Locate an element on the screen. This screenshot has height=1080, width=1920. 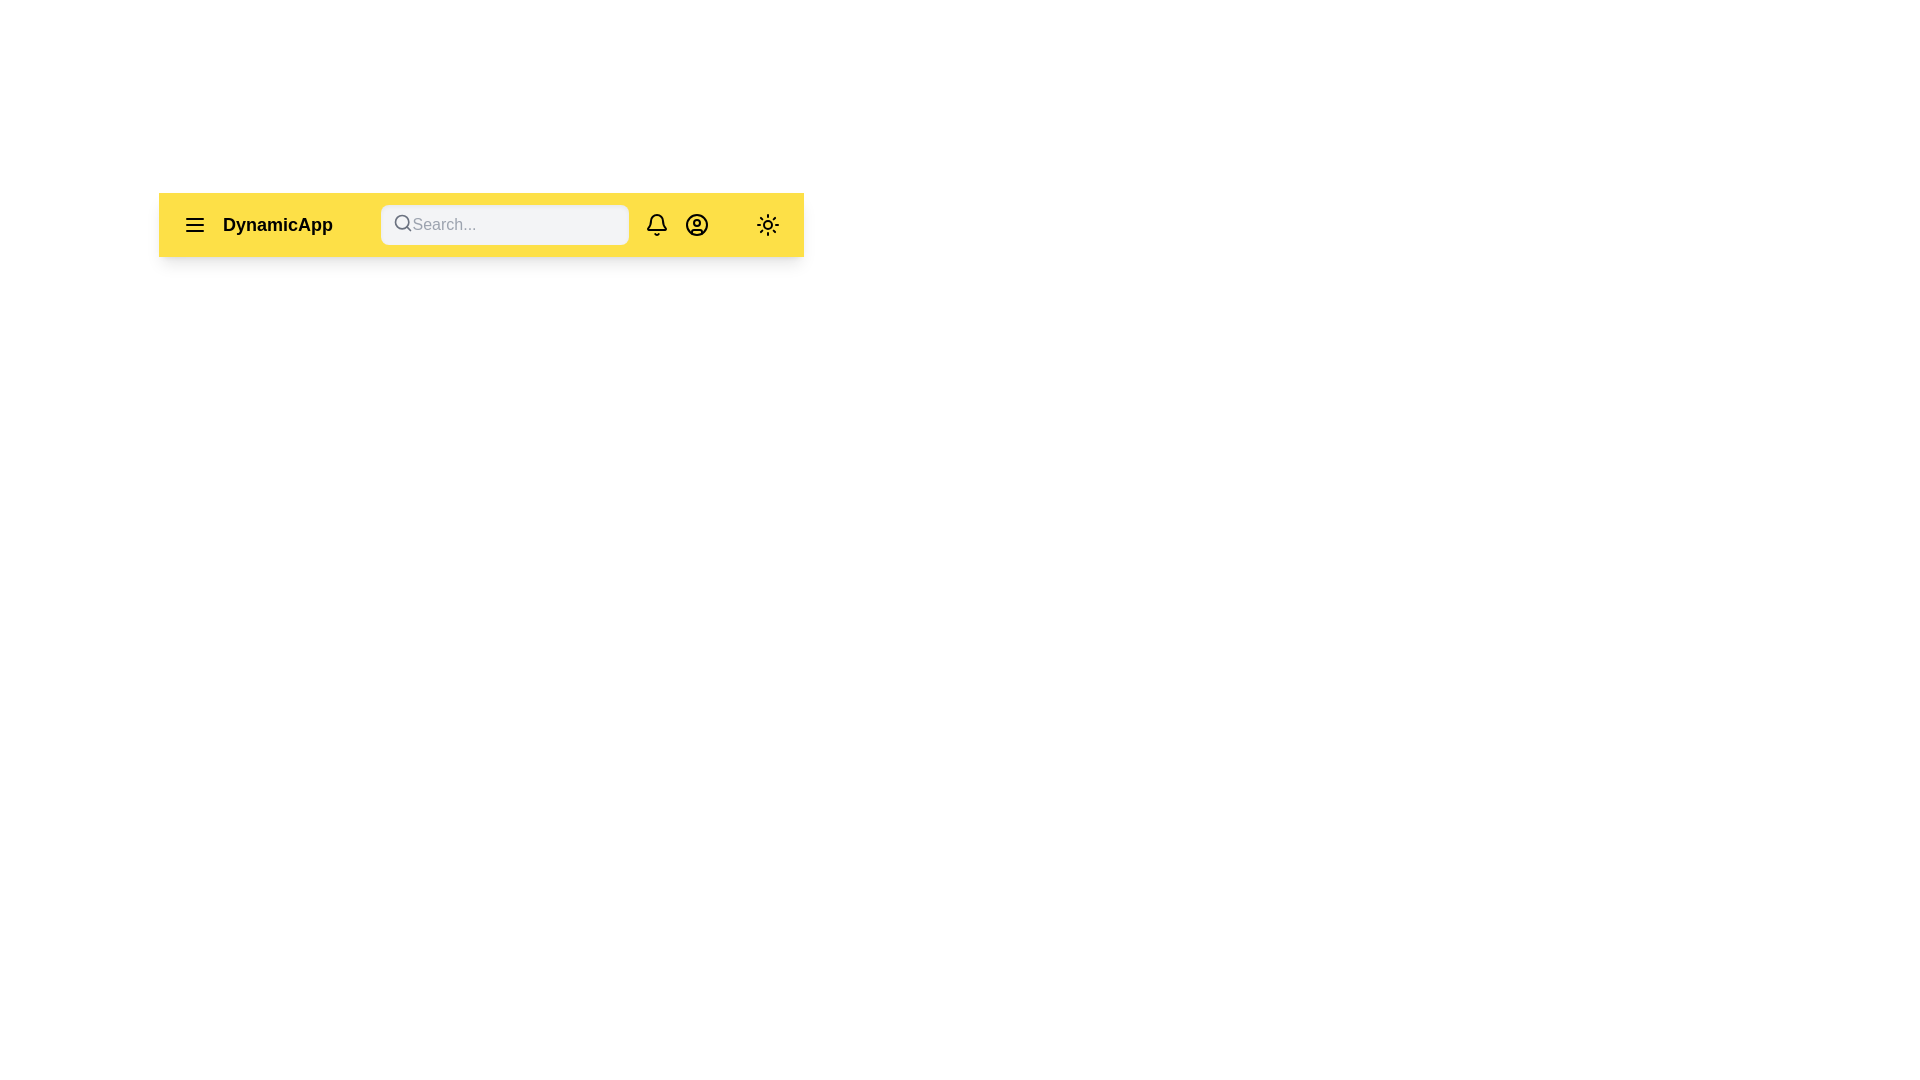
the notification bell icon is located at coordinates (656, 224).